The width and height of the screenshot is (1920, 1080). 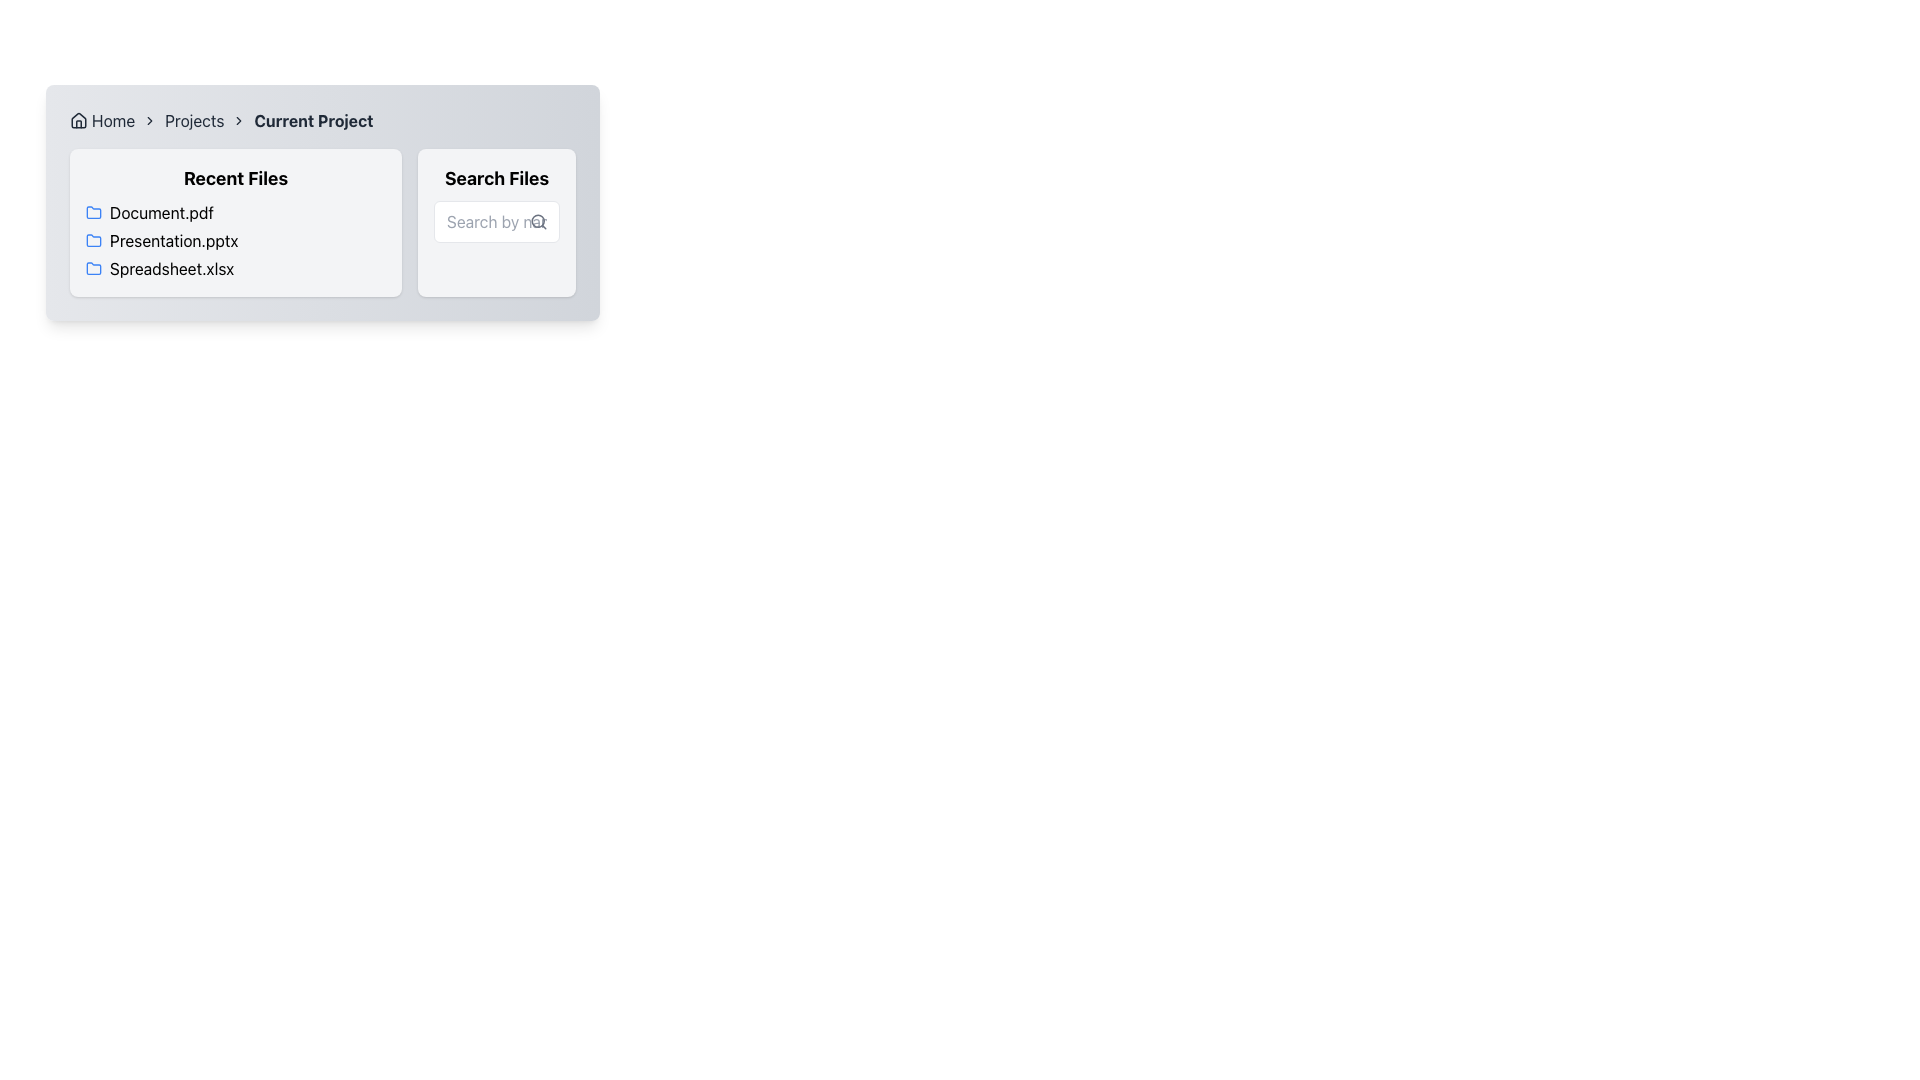 I want to click on the circular graphical shape within the magnifying-glass icon located at the top-right corner of the 'Search Files' input box, so click(x=538, y=221).